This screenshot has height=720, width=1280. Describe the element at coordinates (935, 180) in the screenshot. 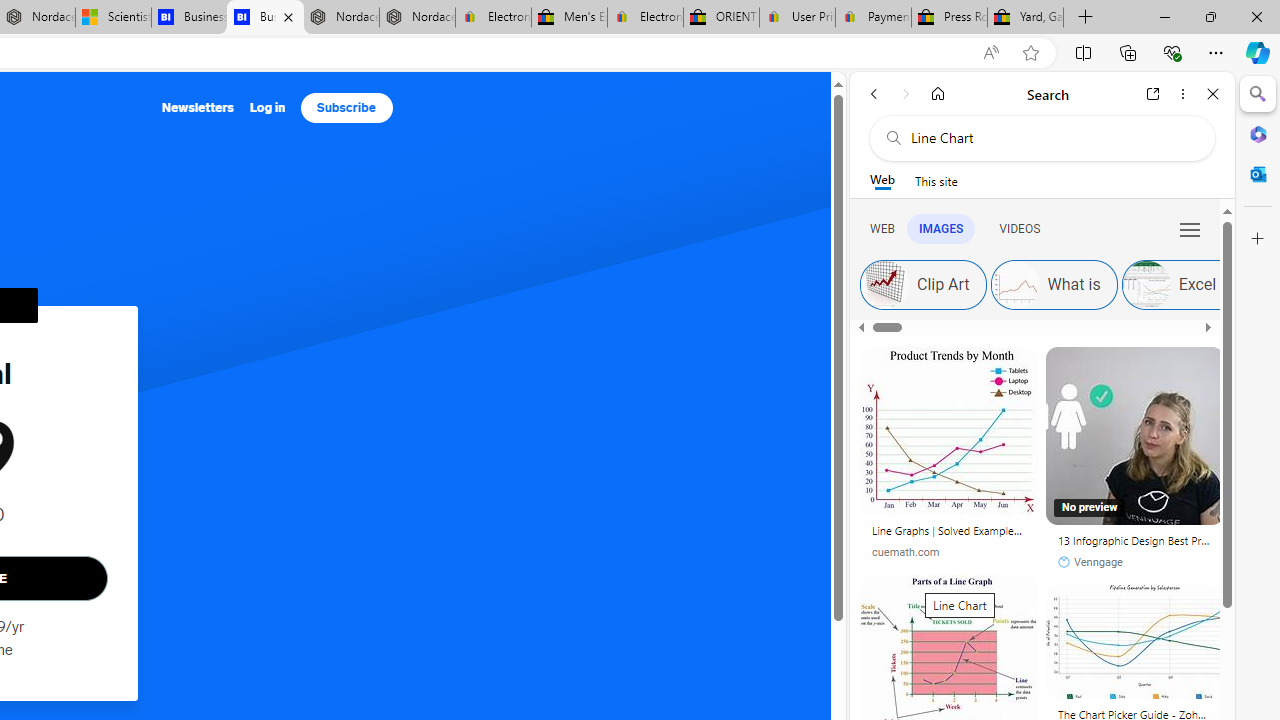

I see `'This site scope'` at that location.